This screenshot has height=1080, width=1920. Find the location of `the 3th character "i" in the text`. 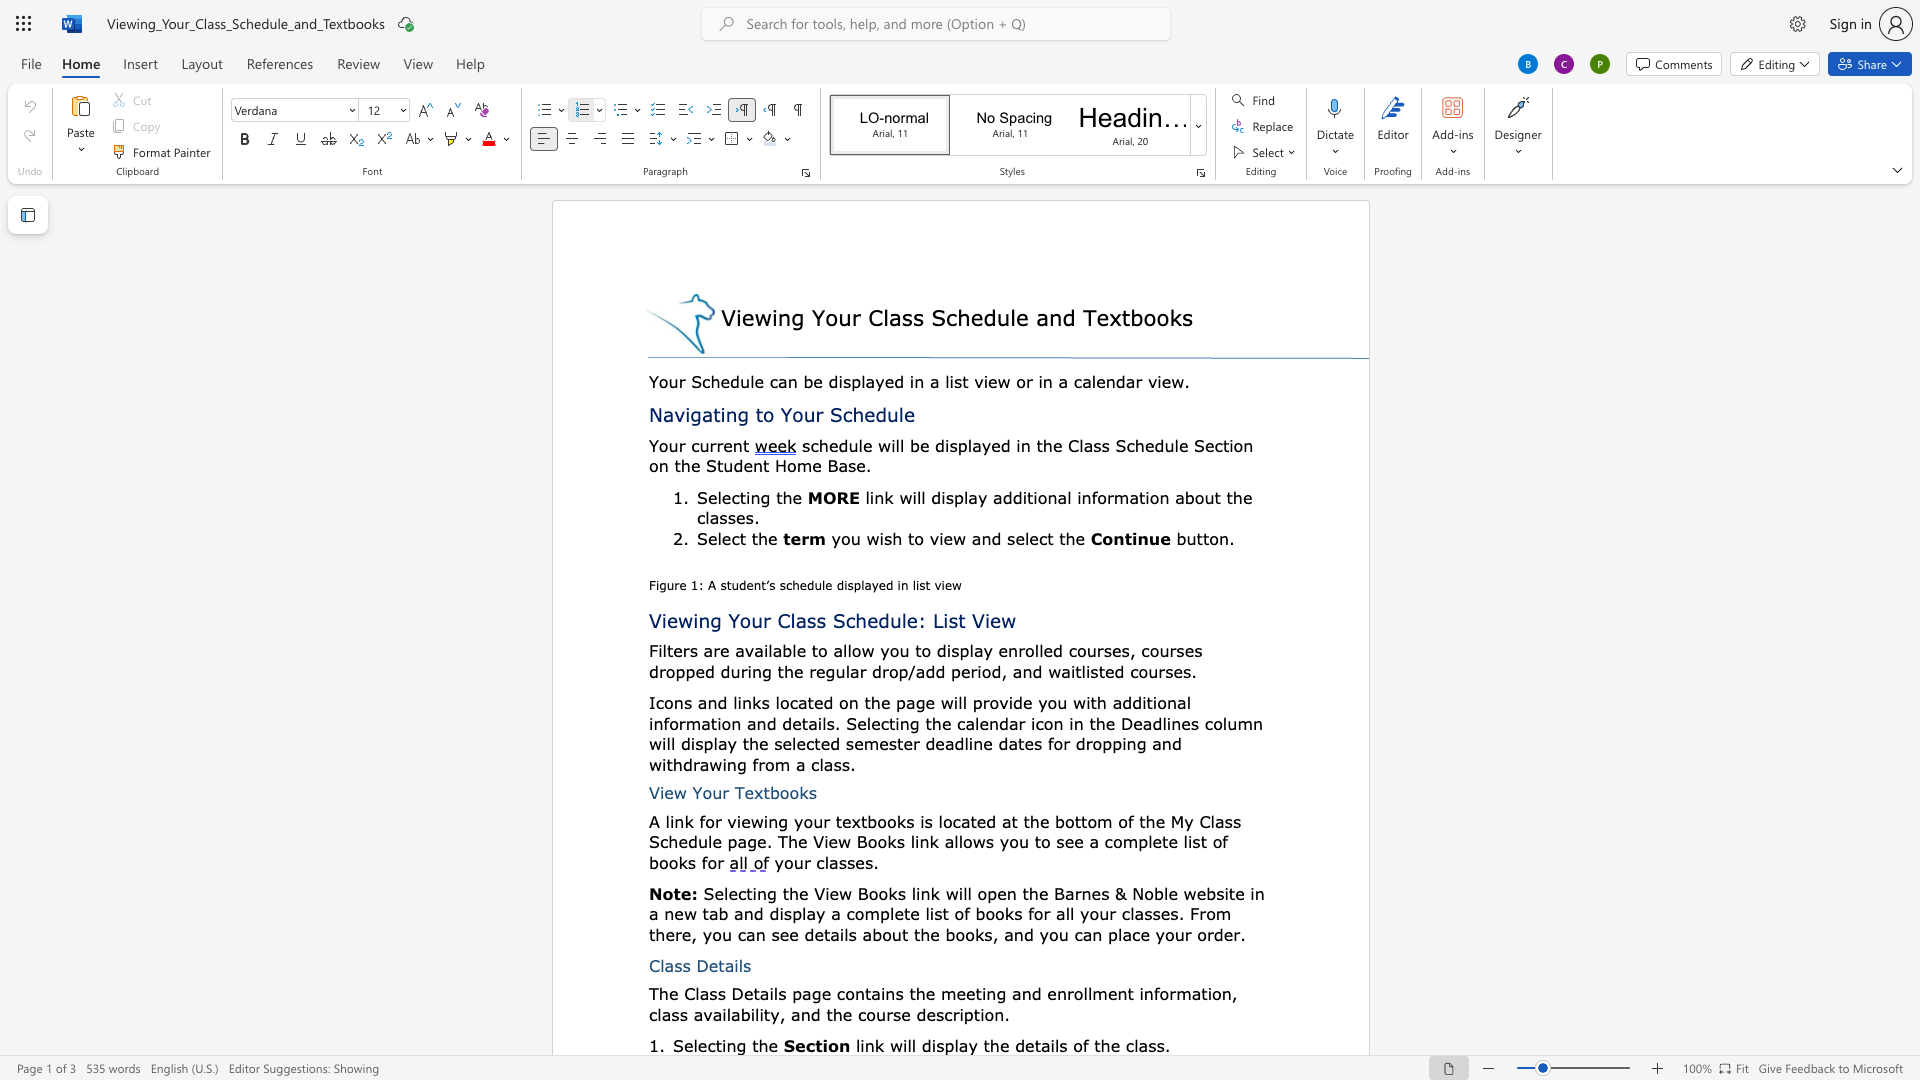

the 3th character "i" in the text is located at coordinates (1208, 993).